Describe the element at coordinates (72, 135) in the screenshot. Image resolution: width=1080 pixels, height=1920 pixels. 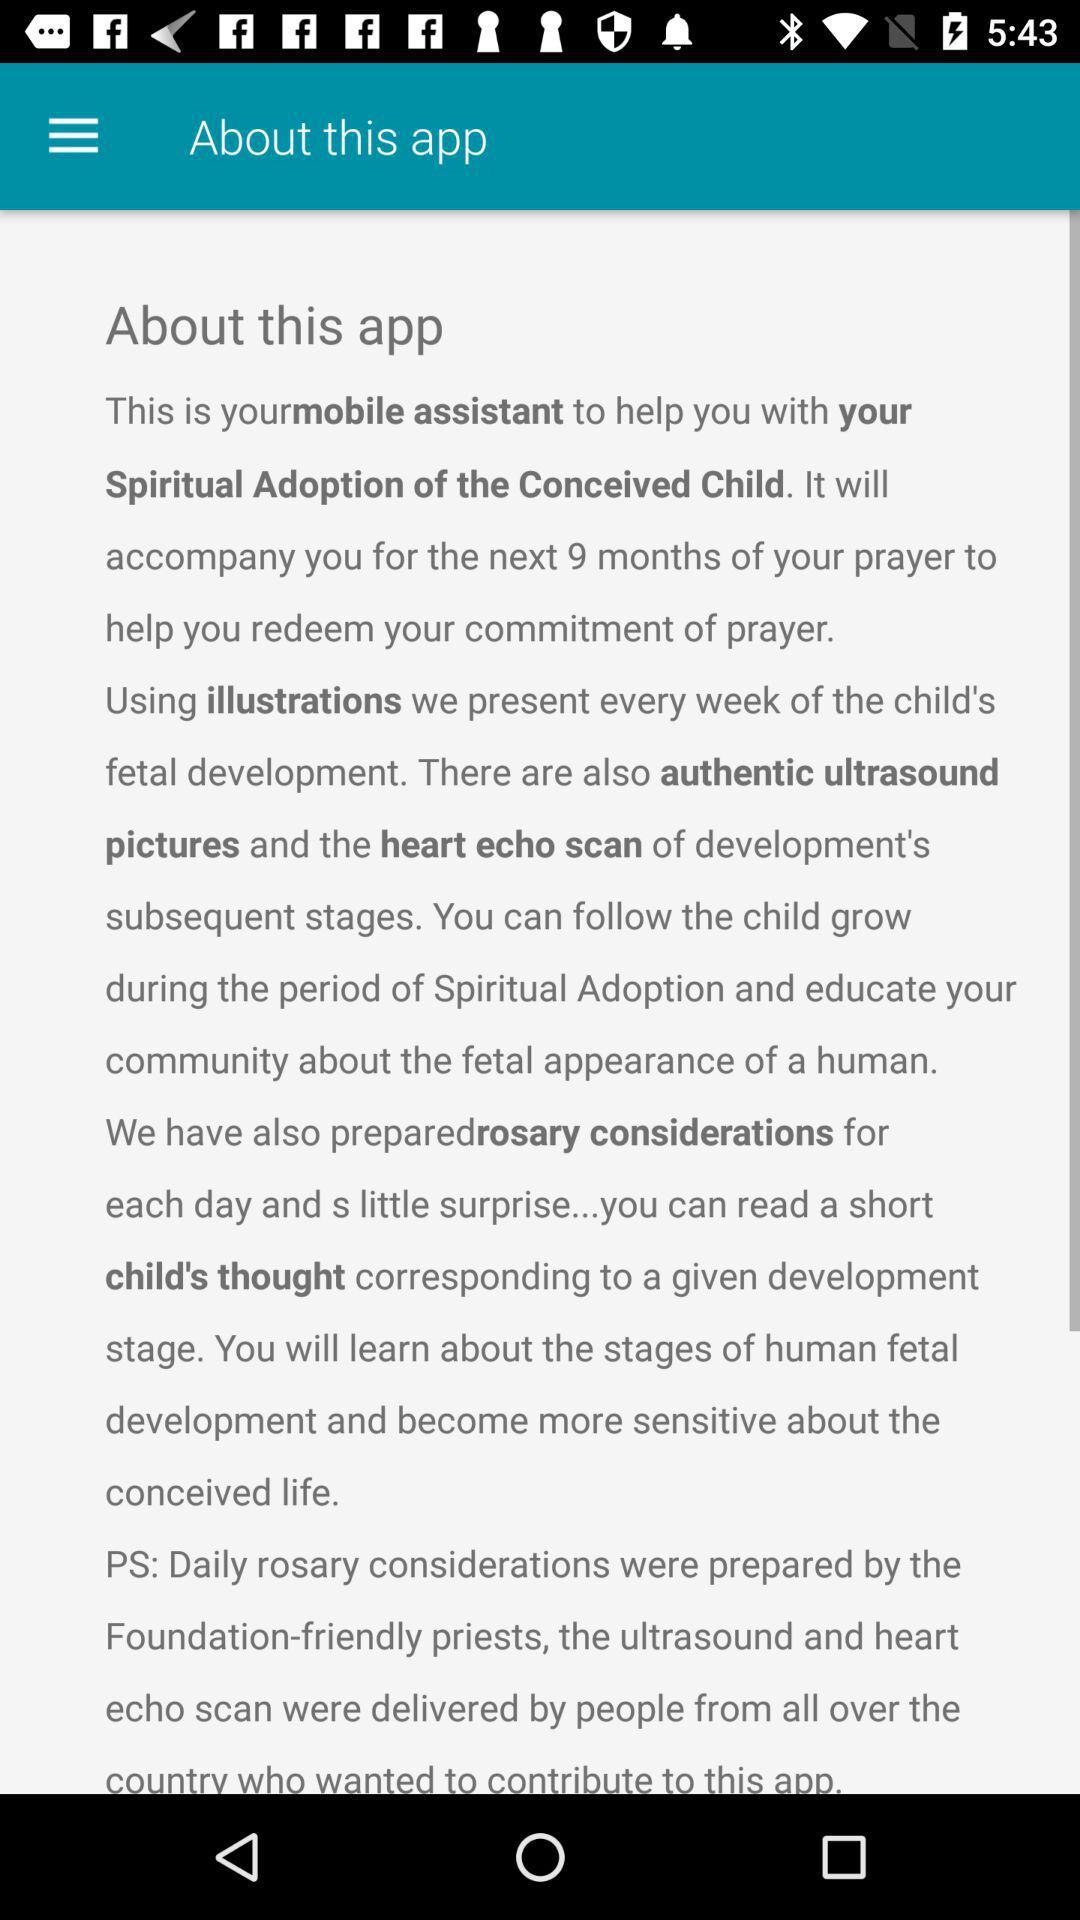
I see `icon above the about this app item` at that location.